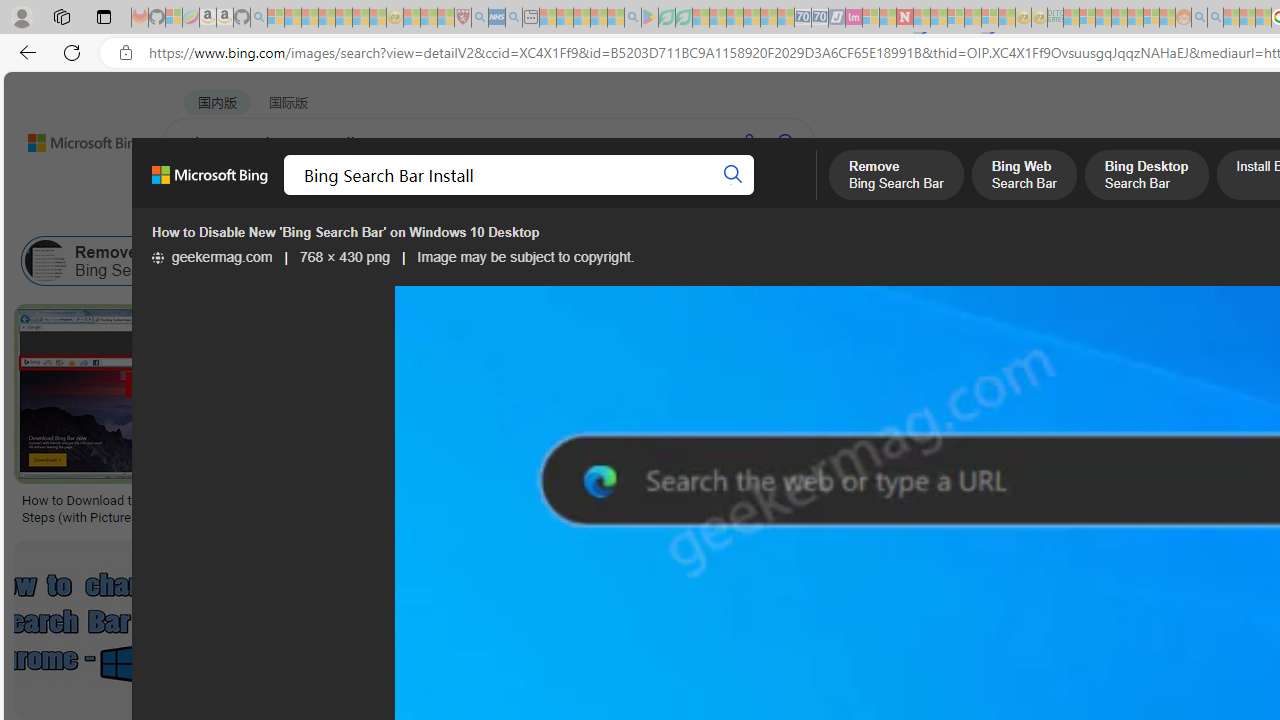 This screenshot has width=1280, height=720. Describe the element at coordinates (201, 195) in the screenshot. I see `'WEB'` at that location.